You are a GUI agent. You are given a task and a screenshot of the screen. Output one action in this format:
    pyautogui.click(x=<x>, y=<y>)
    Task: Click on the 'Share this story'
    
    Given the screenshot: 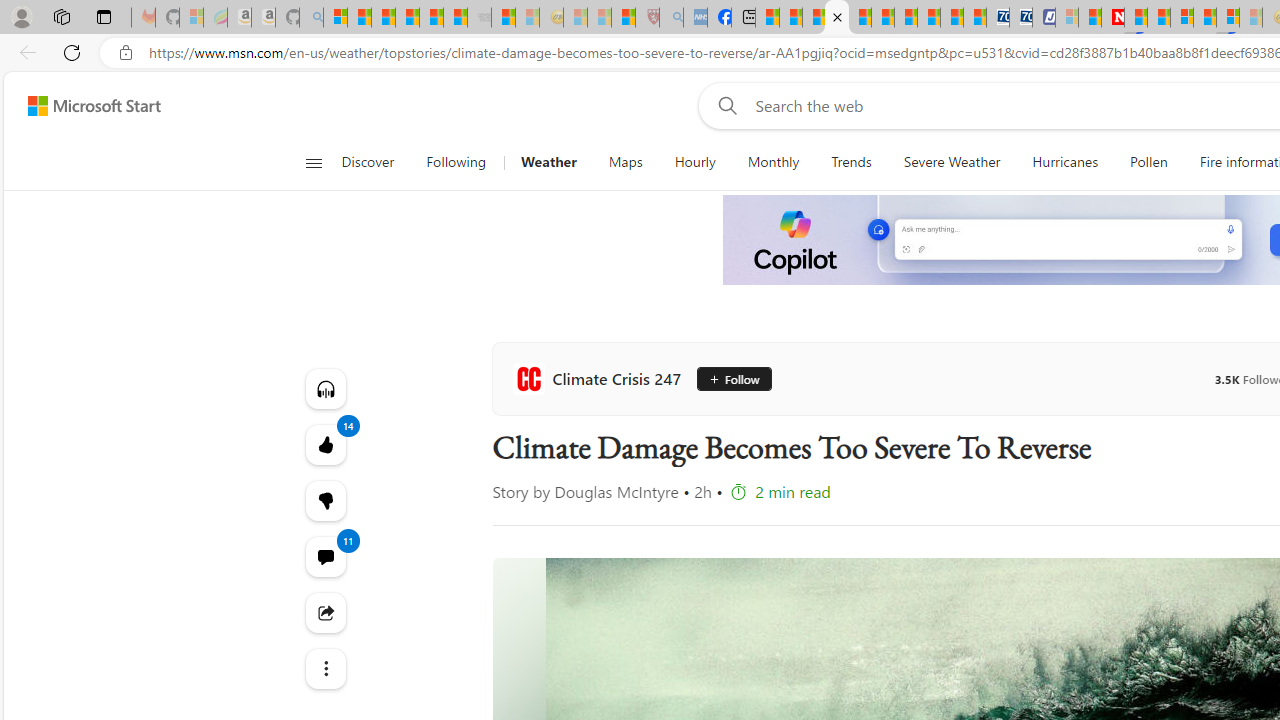 What is the action you would take?
    pyautogui.click(x=325, y=612)
    